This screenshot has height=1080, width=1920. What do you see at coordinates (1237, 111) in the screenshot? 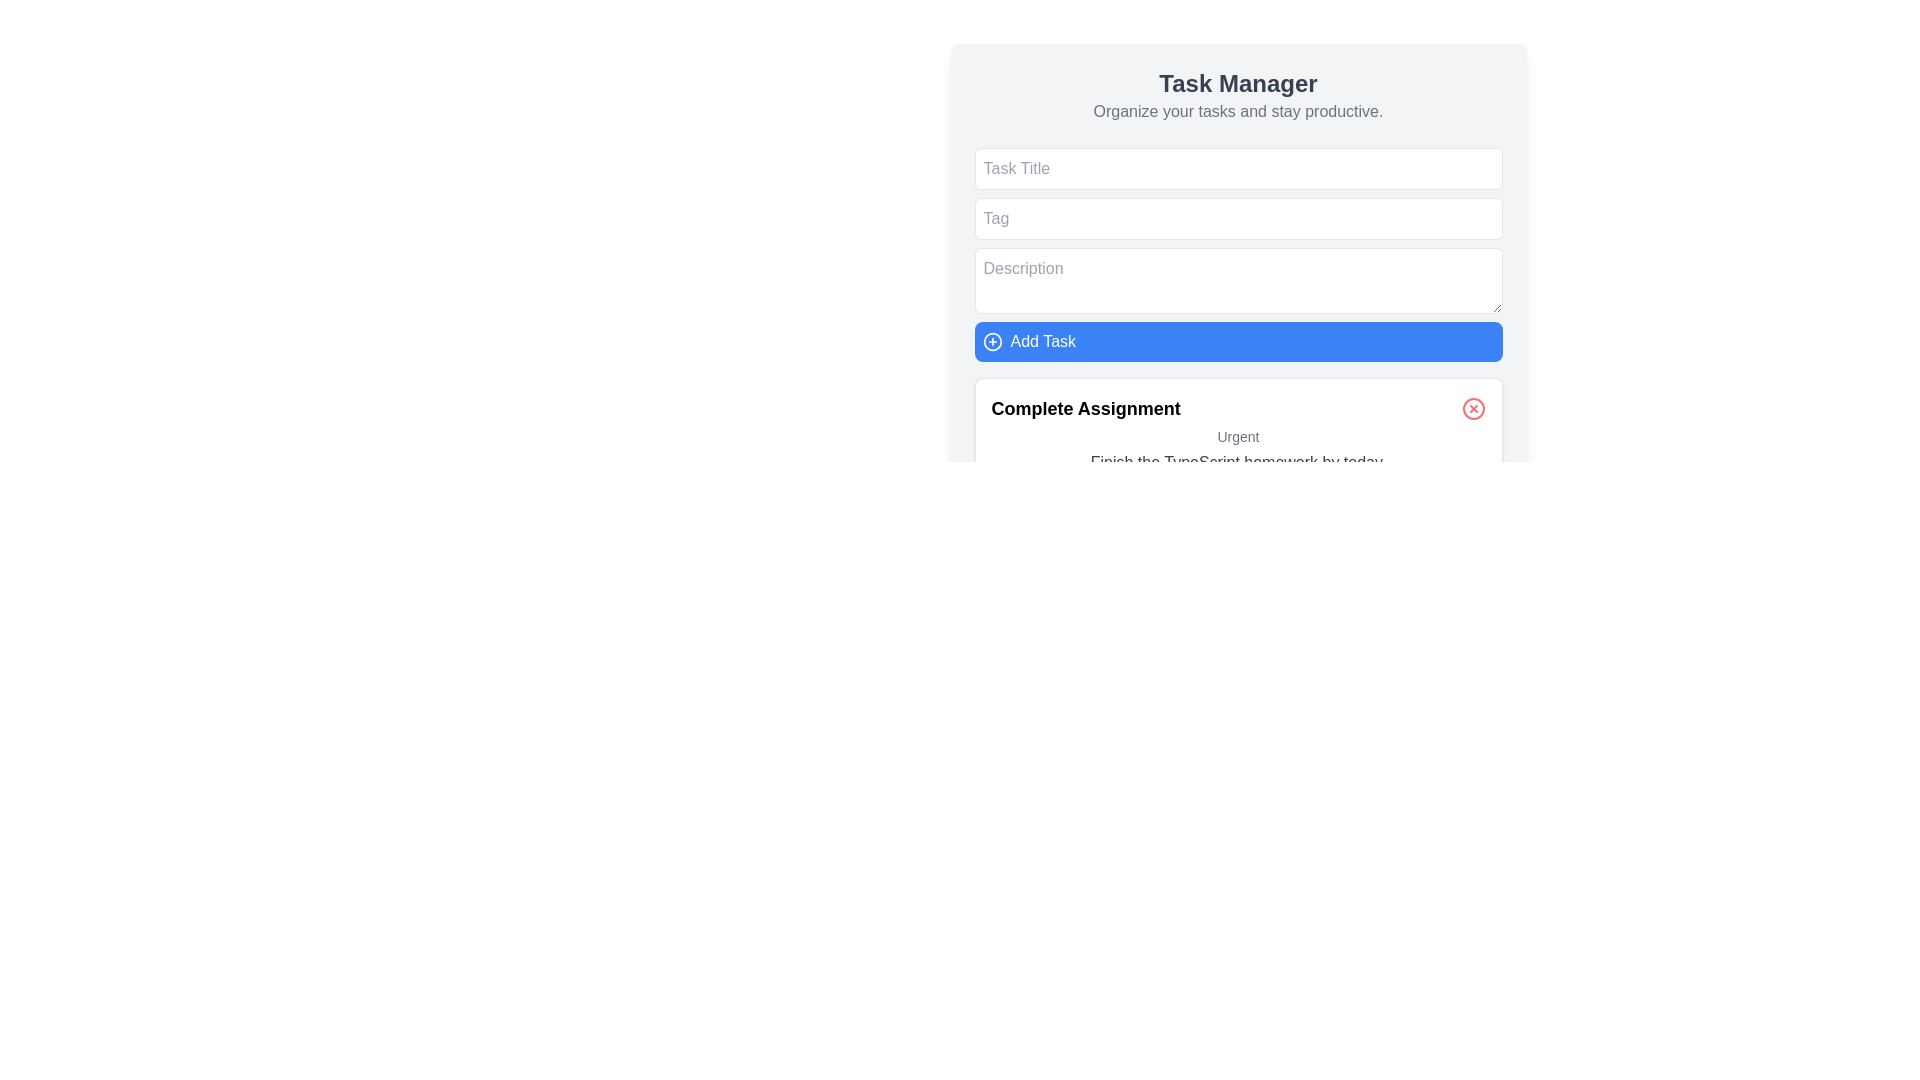
I see `the text label providing supplemental information beneath the 'Task Manager' title` at bounding box center [1237, 111].